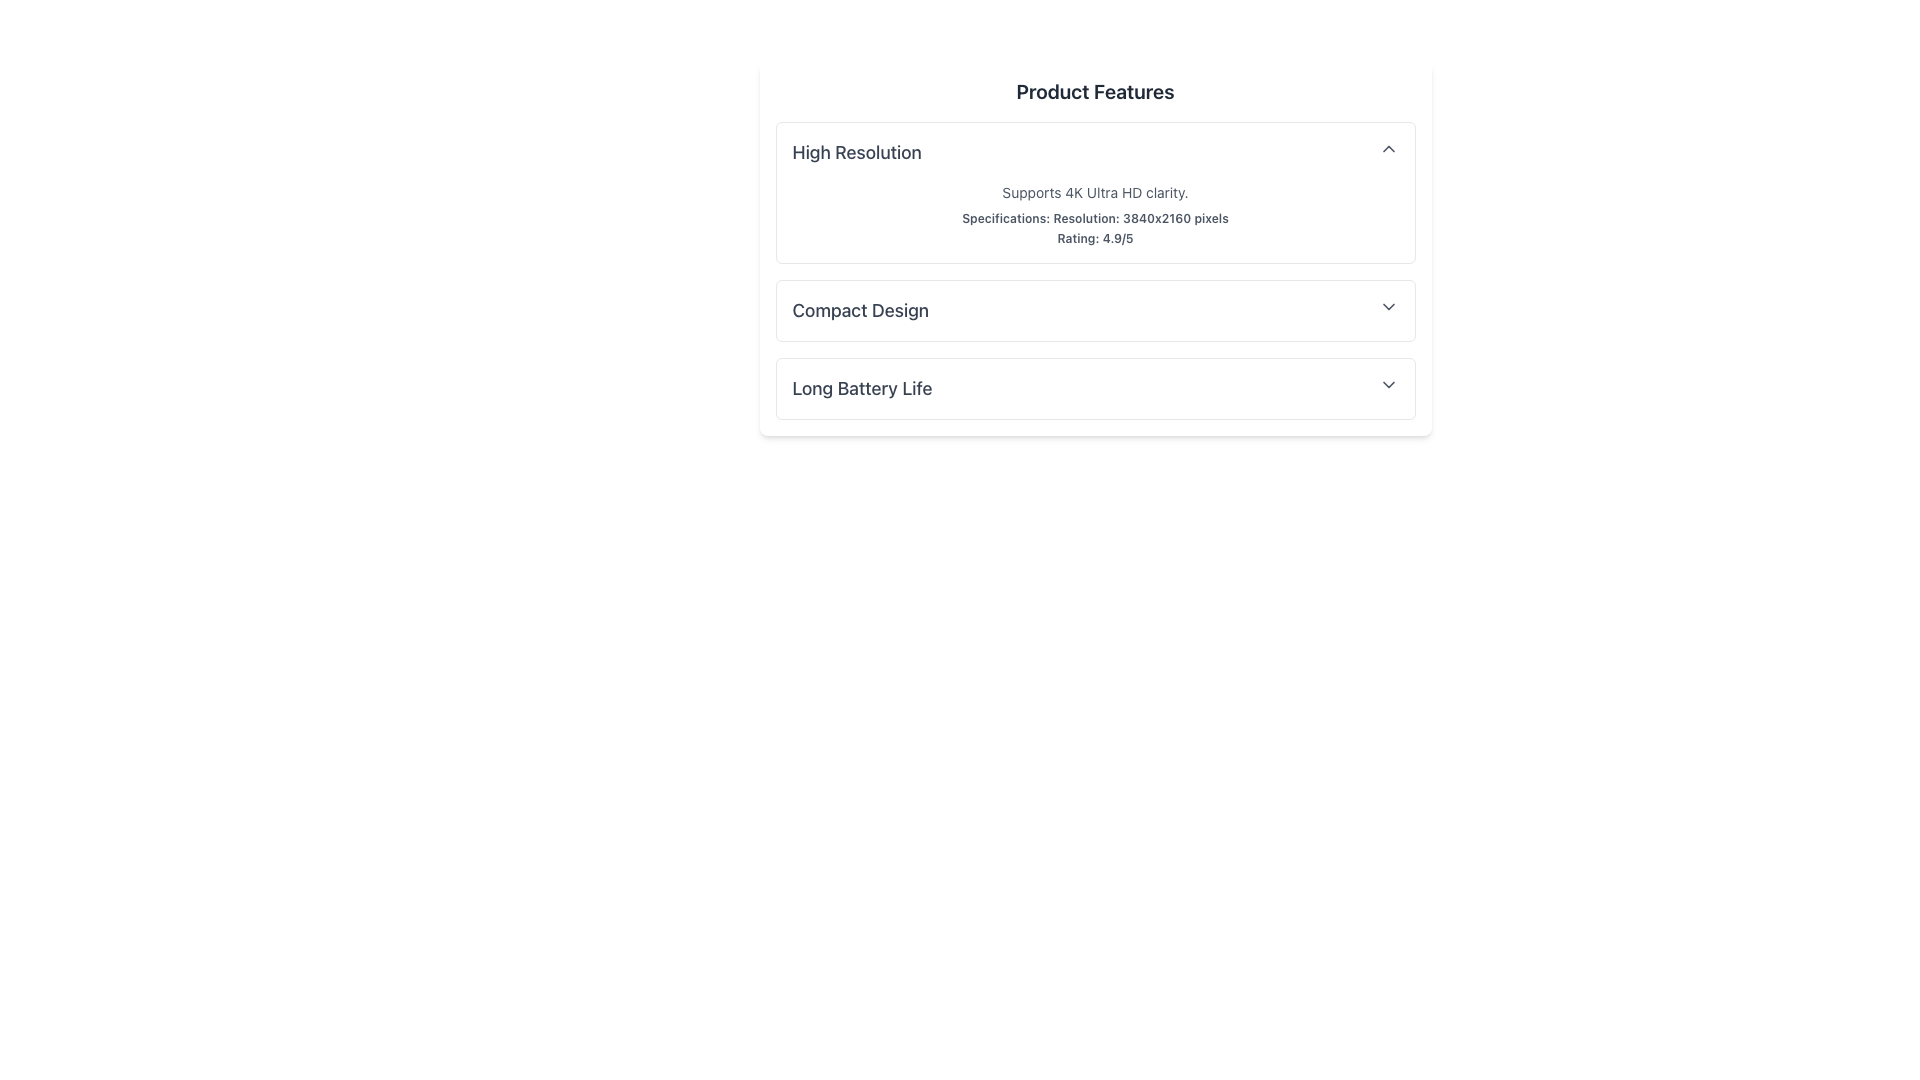 This screenshot has width=1920, height=1080. I want to click on descriptive label text for the feature located in the bottom section of the product features list, below 'Compact Design', so click(862, 389).